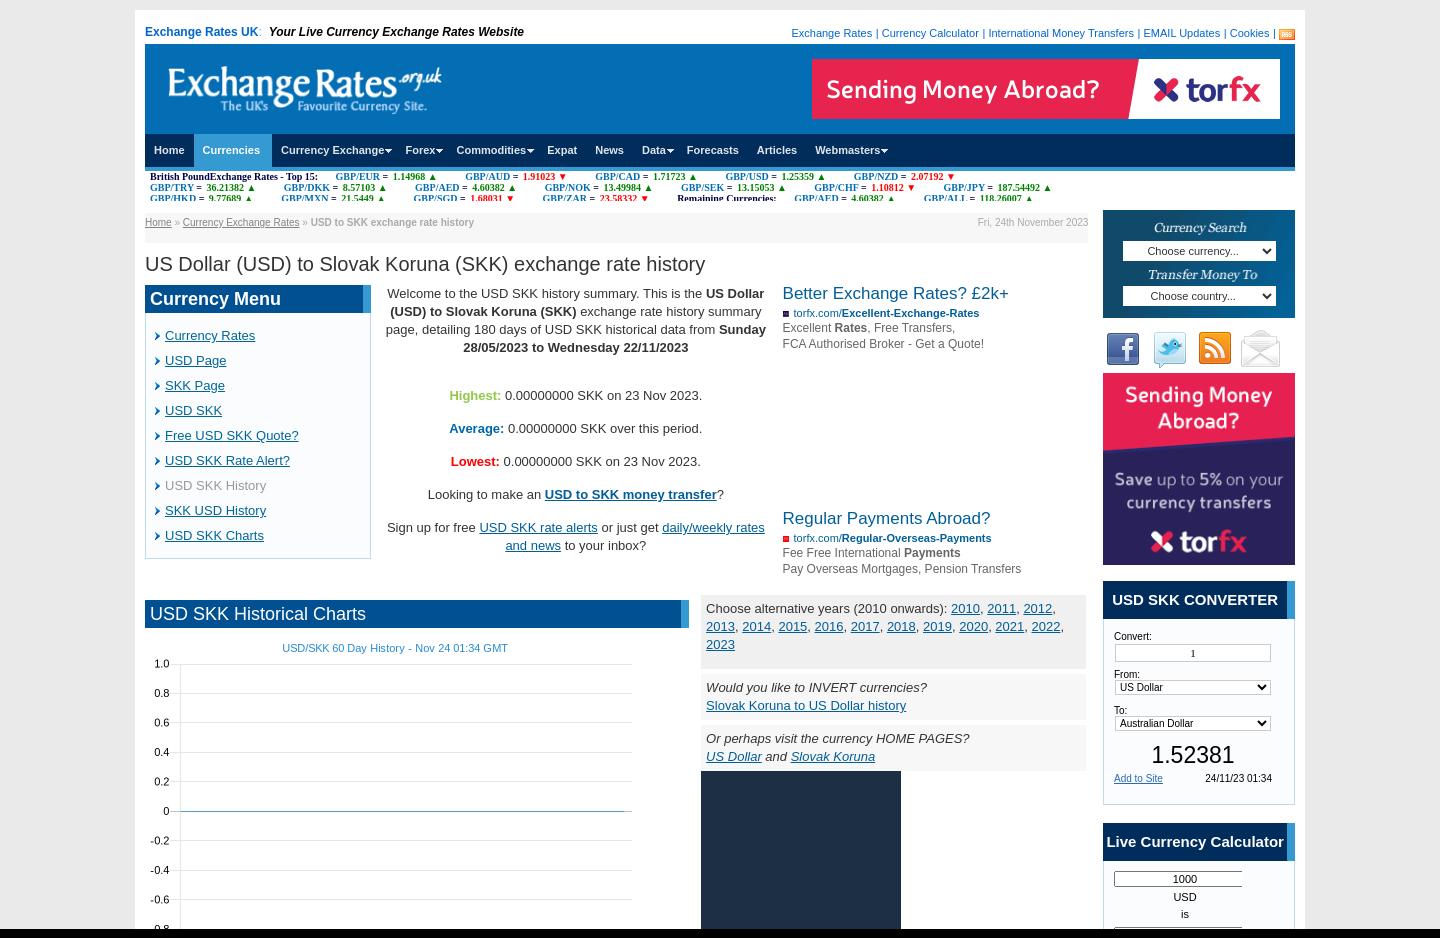 Image resolution: width=1440 pixels, height=938 pixels. Describe the element at coordinates (937, 626) in the screenshot. I see `'2019'` at that location.